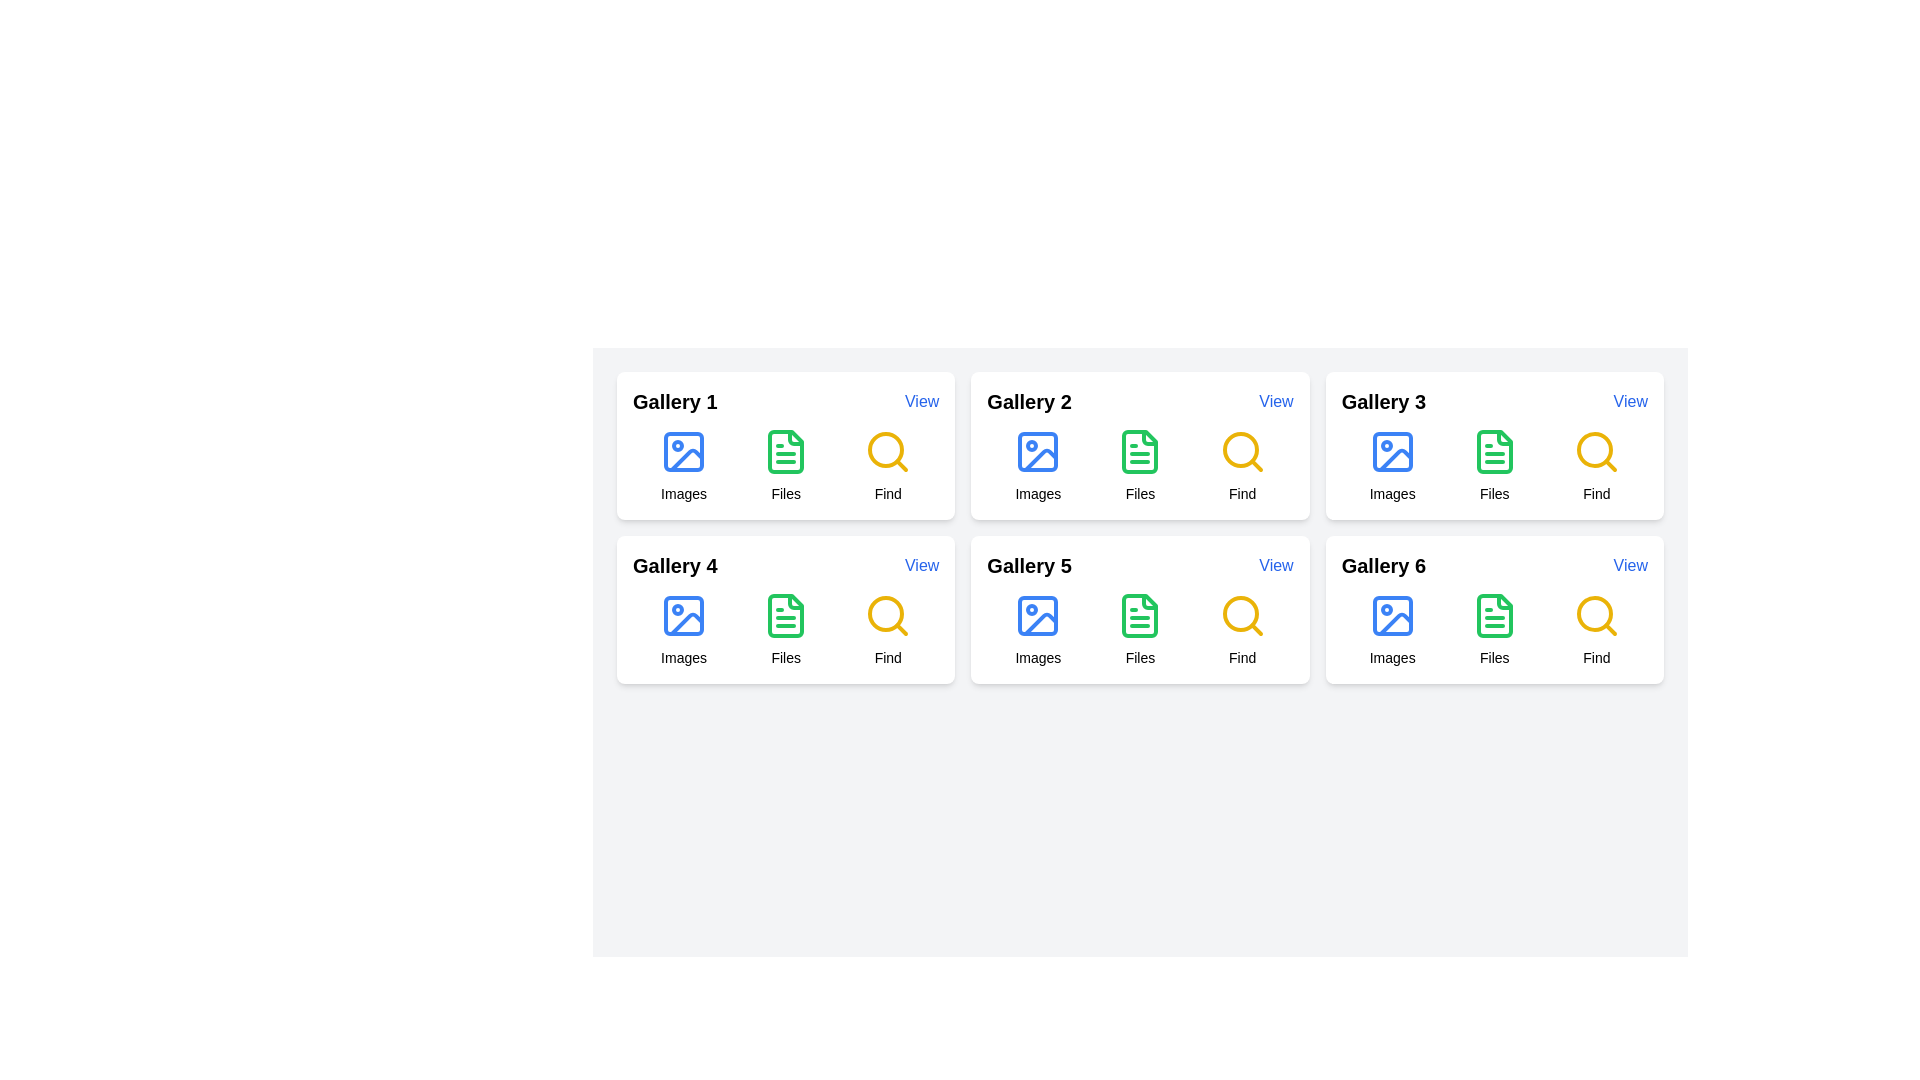  What do you see at coordinates (1140, 451) in the screenshot?
I see `the green file document icon representing 'Files' functionality, located centrally within the 'Gallery 2' card` at bounding box center [1140, 451].